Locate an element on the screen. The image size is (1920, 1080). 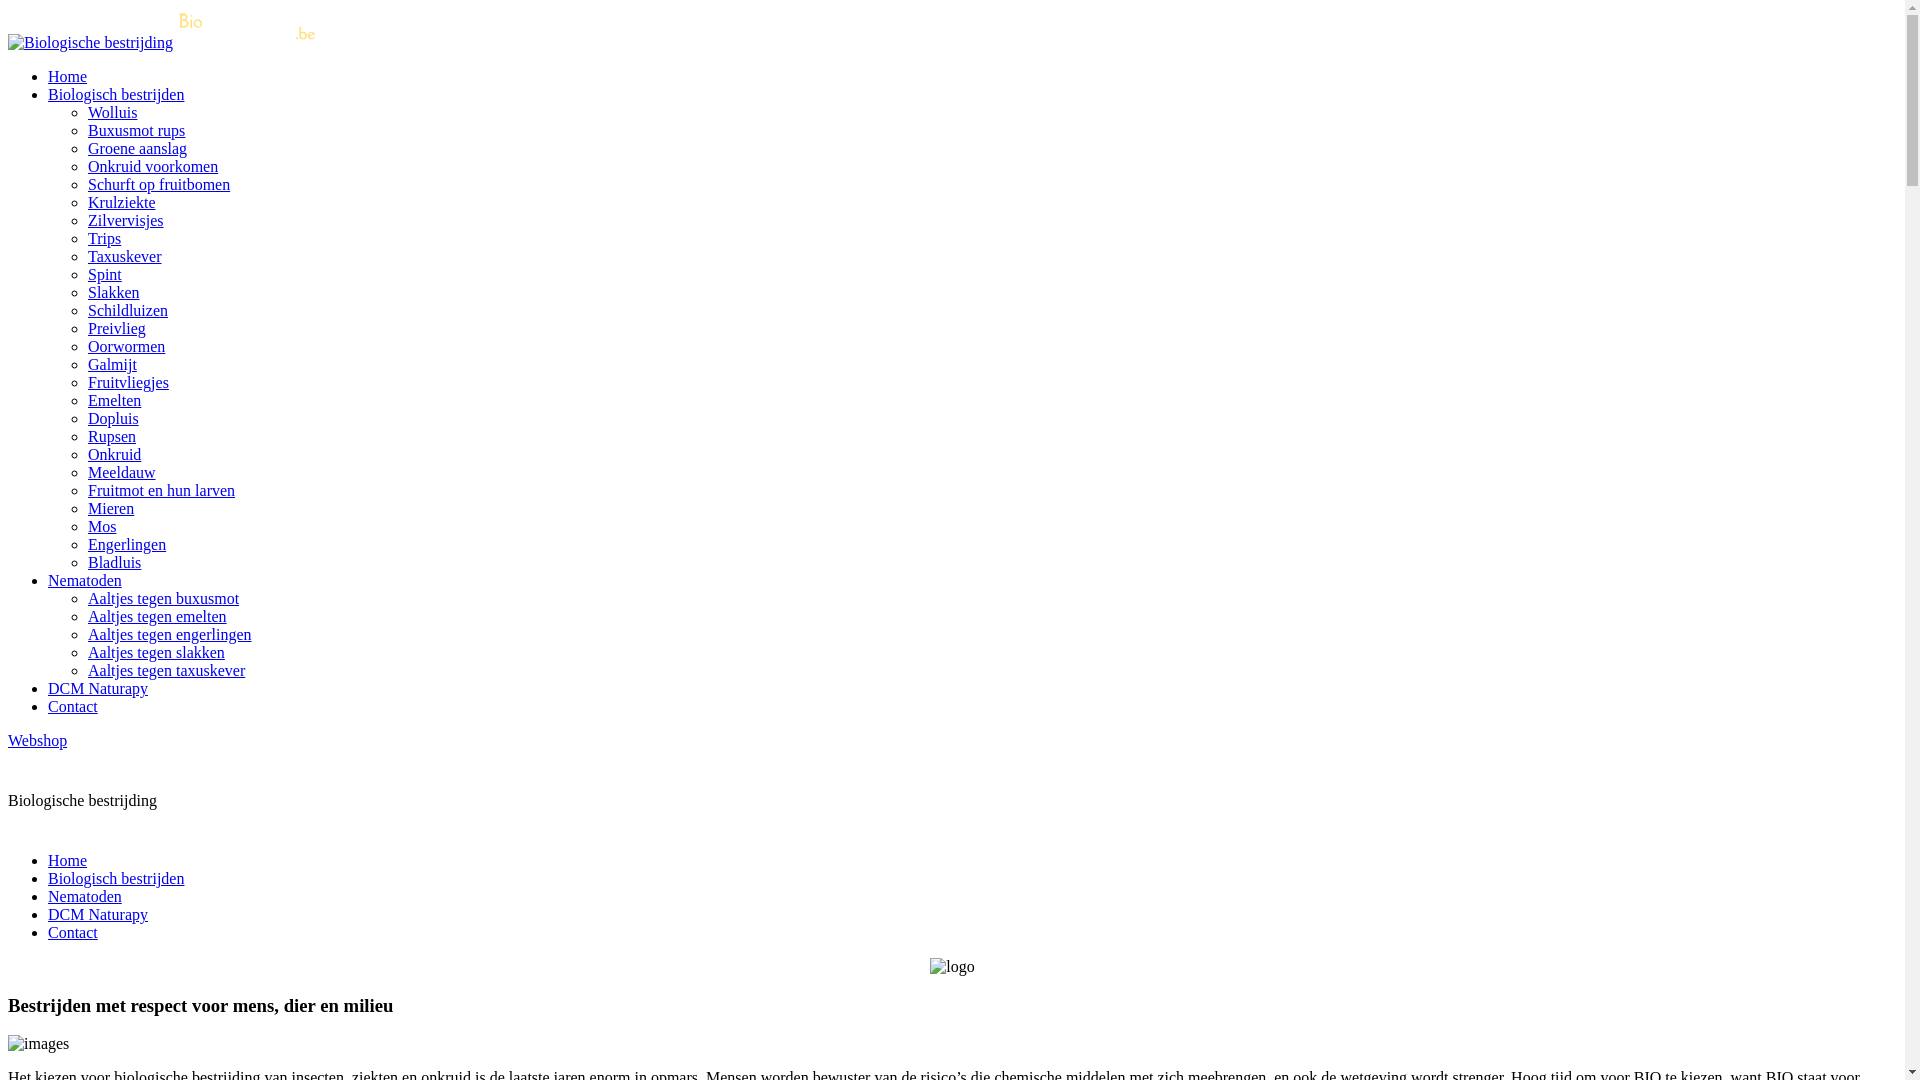
'Aaltjes tegen engerlingen' is located at coordinates (86, 634).